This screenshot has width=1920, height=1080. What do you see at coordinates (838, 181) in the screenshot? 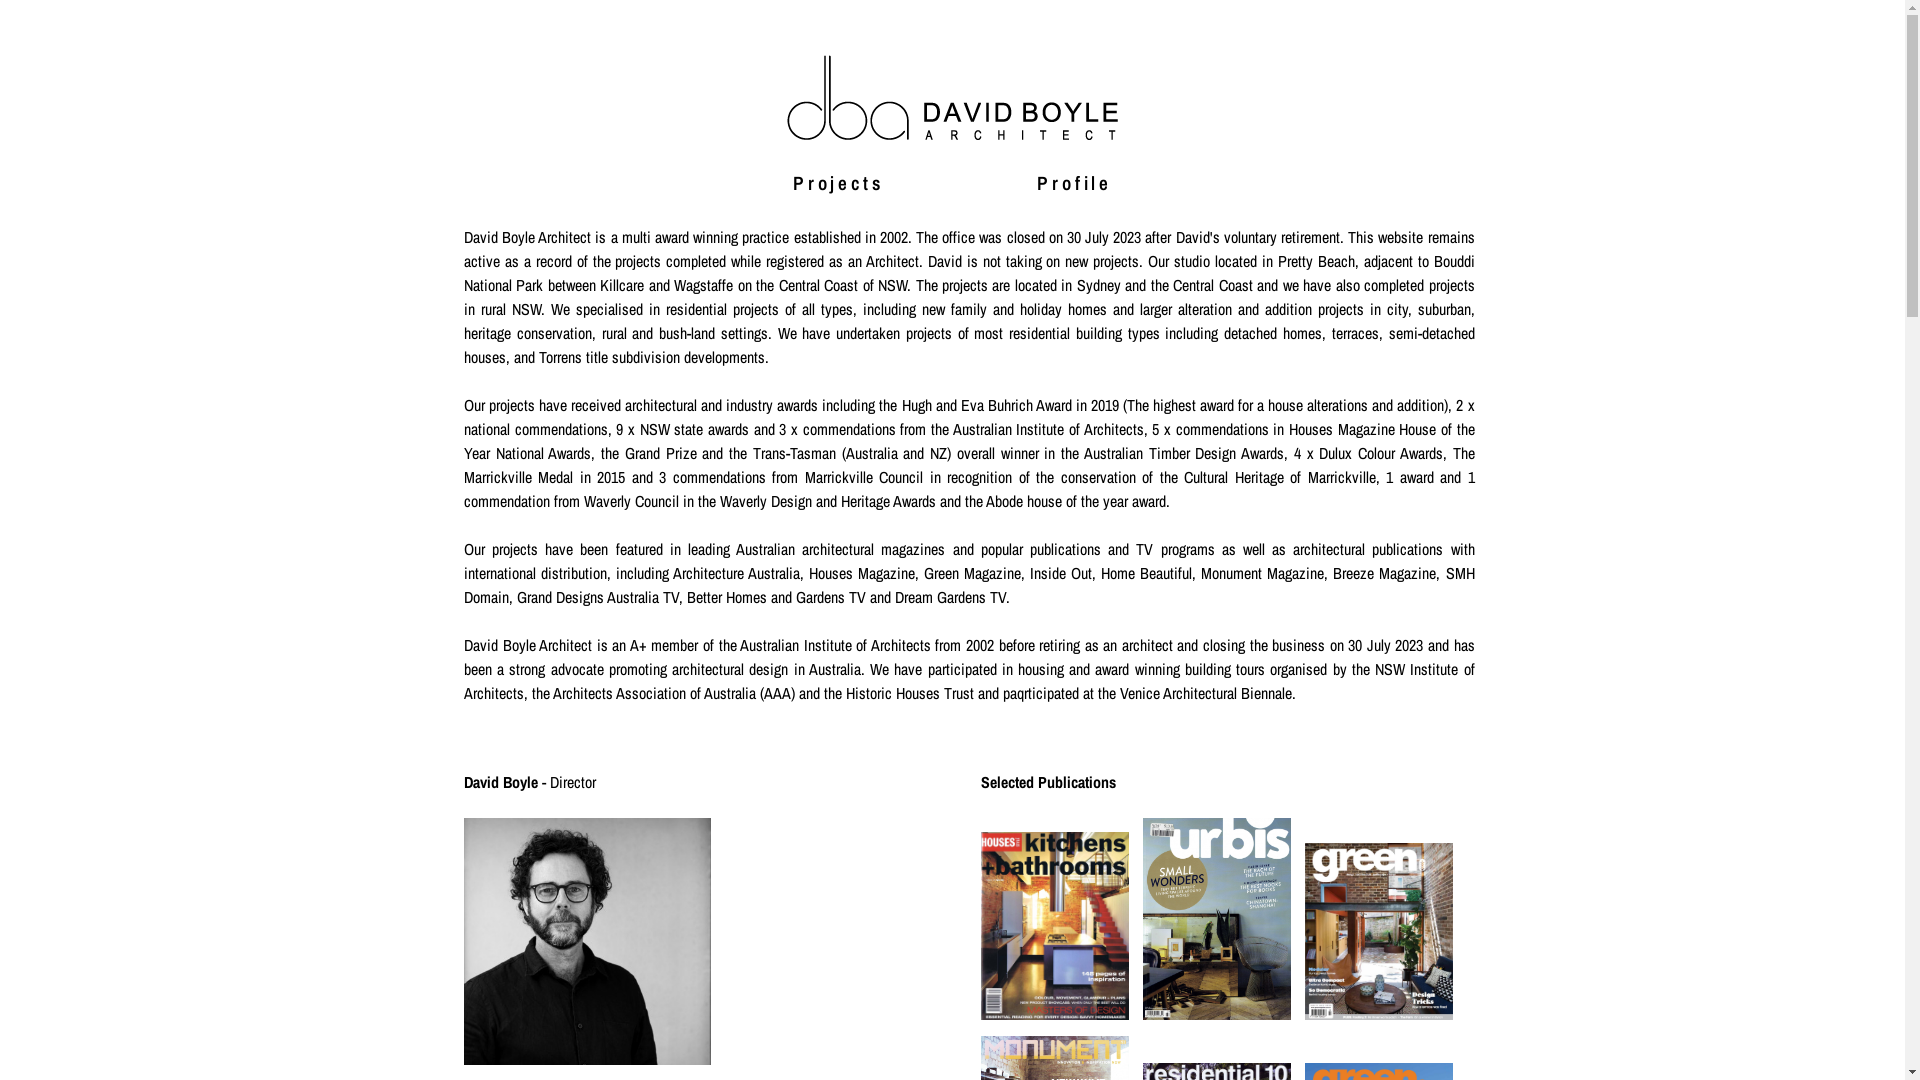
I see `'Projects'` at bounding box center [838, 181].